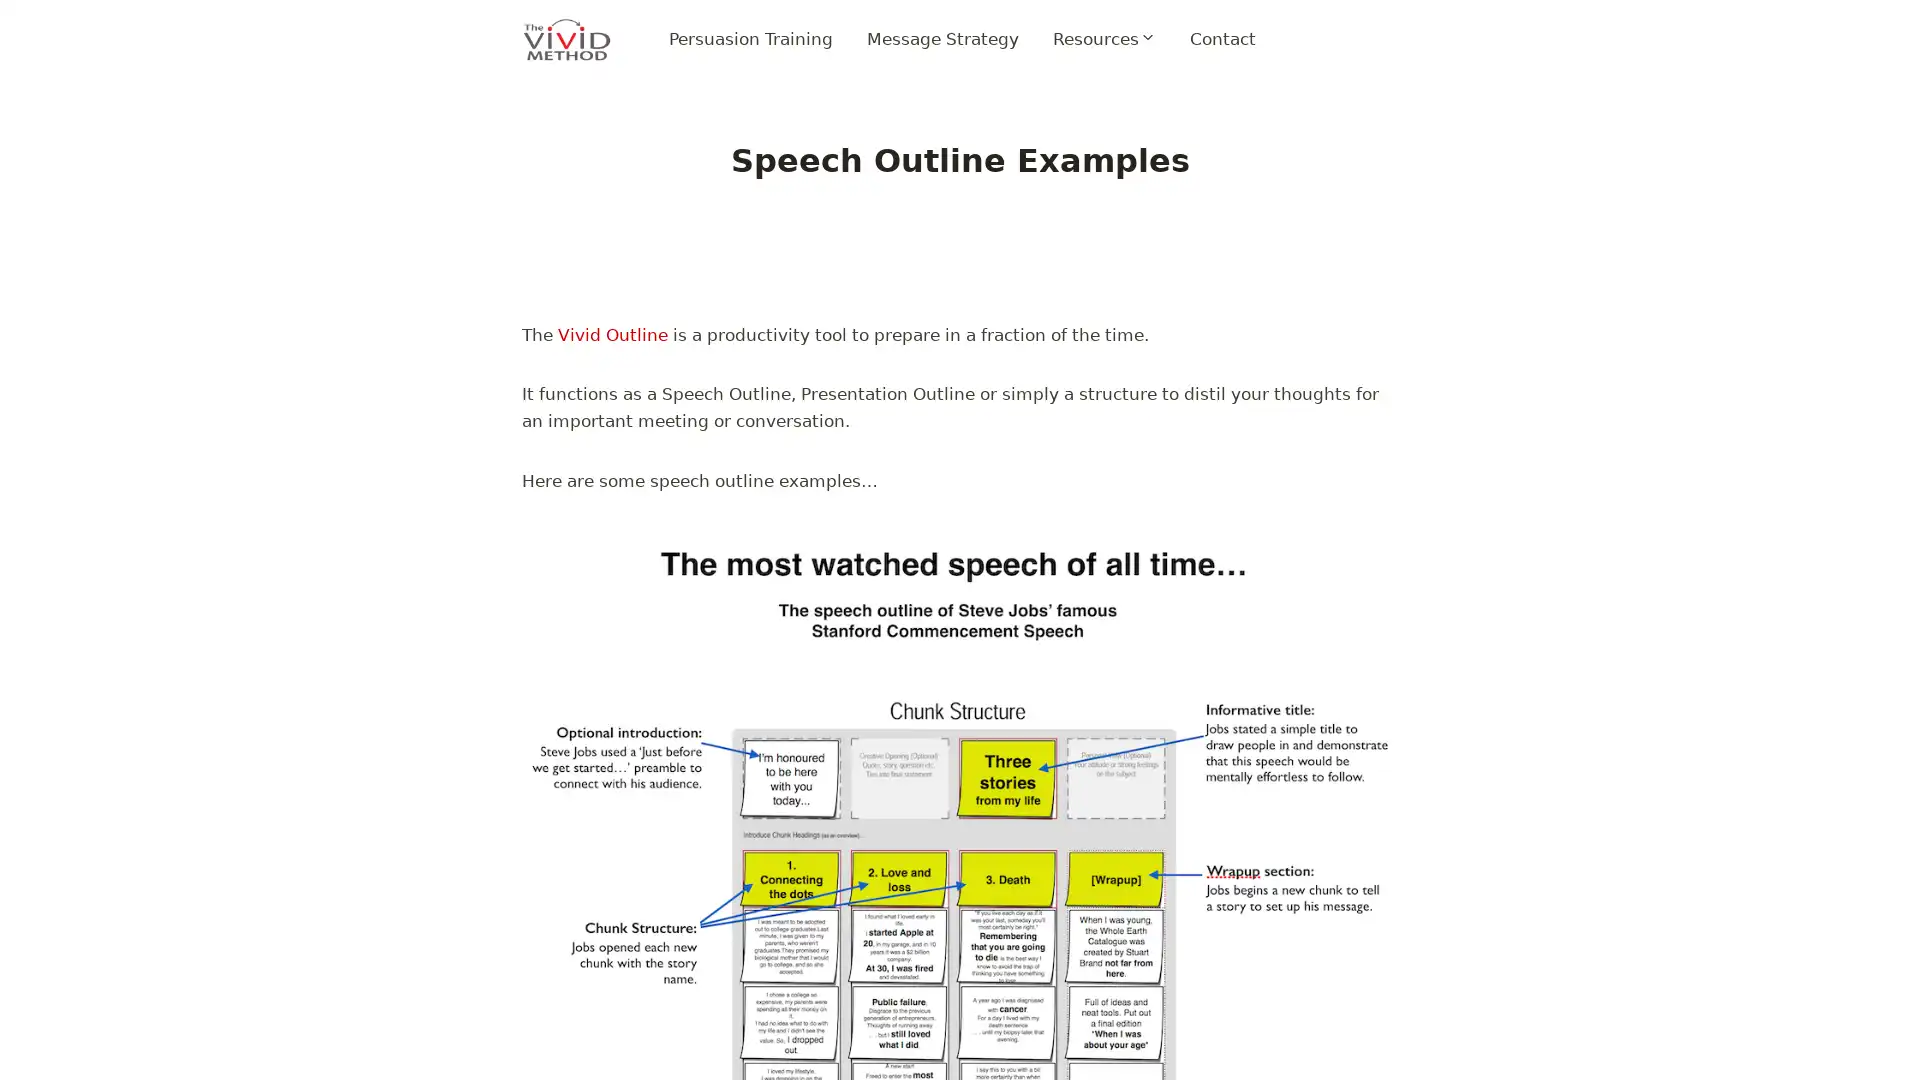 Image resolution: width=1920 pixels, height=1080 pixels. Describe the element at coordinates (1102, 39) in the screenshot. I see `Expand child menu` at that location.